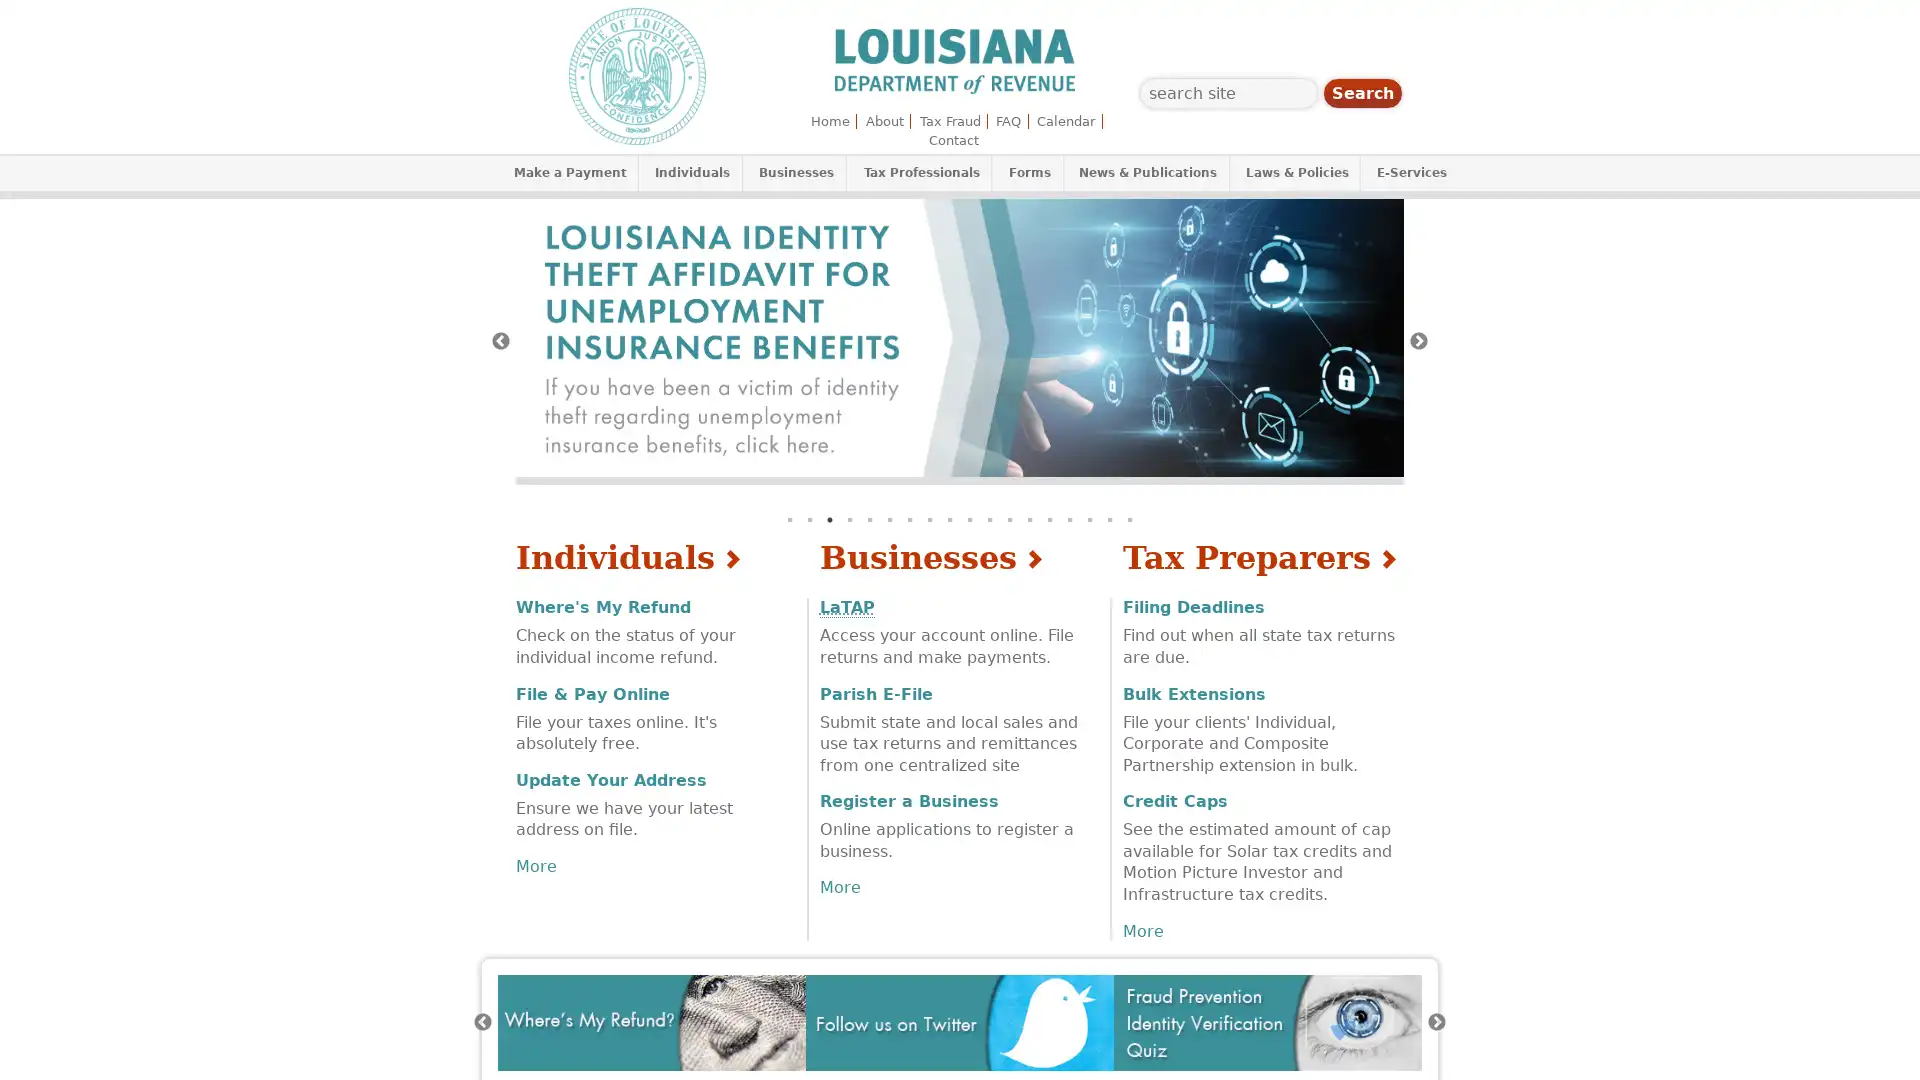 This screenshot has width=1920, height=1080. What do you see at coordinates (849, 519) in the screenshot?
I see `4` at bounding box center [849, 519].